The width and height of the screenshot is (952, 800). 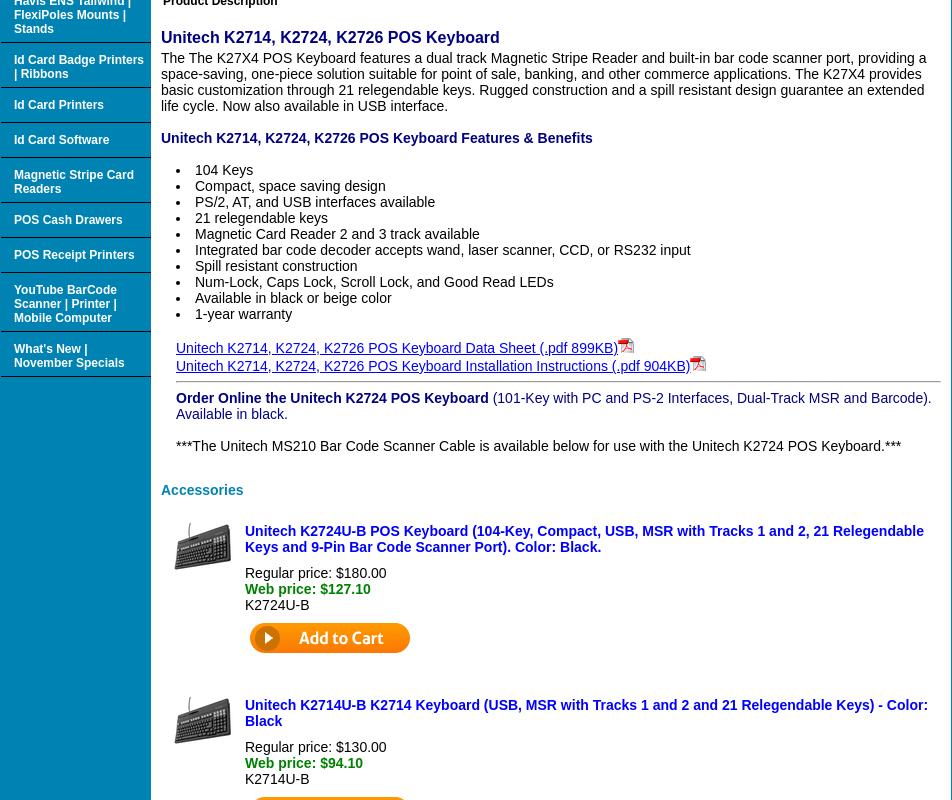 I want to click on 'Id Card Badge Printers | Ribbons', so click(x=79, y=65).